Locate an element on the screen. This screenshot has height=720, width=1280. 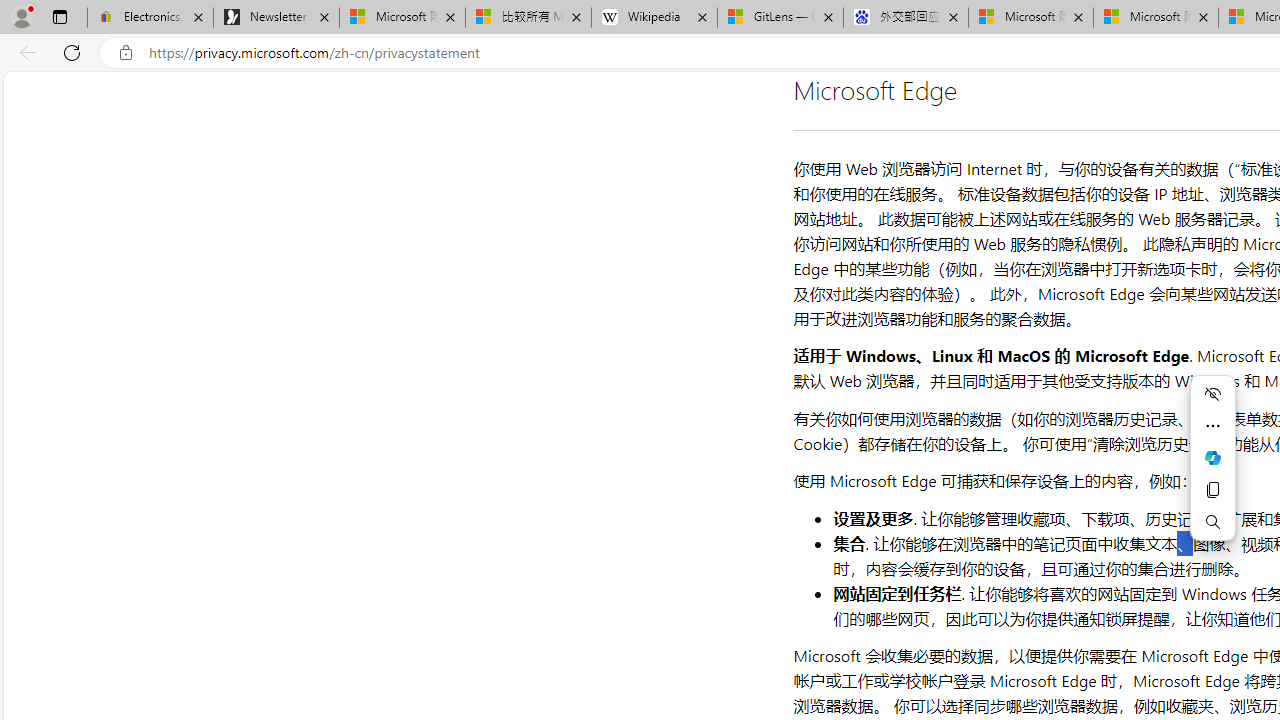
'Copy' is located at coordinates (1211, 489).